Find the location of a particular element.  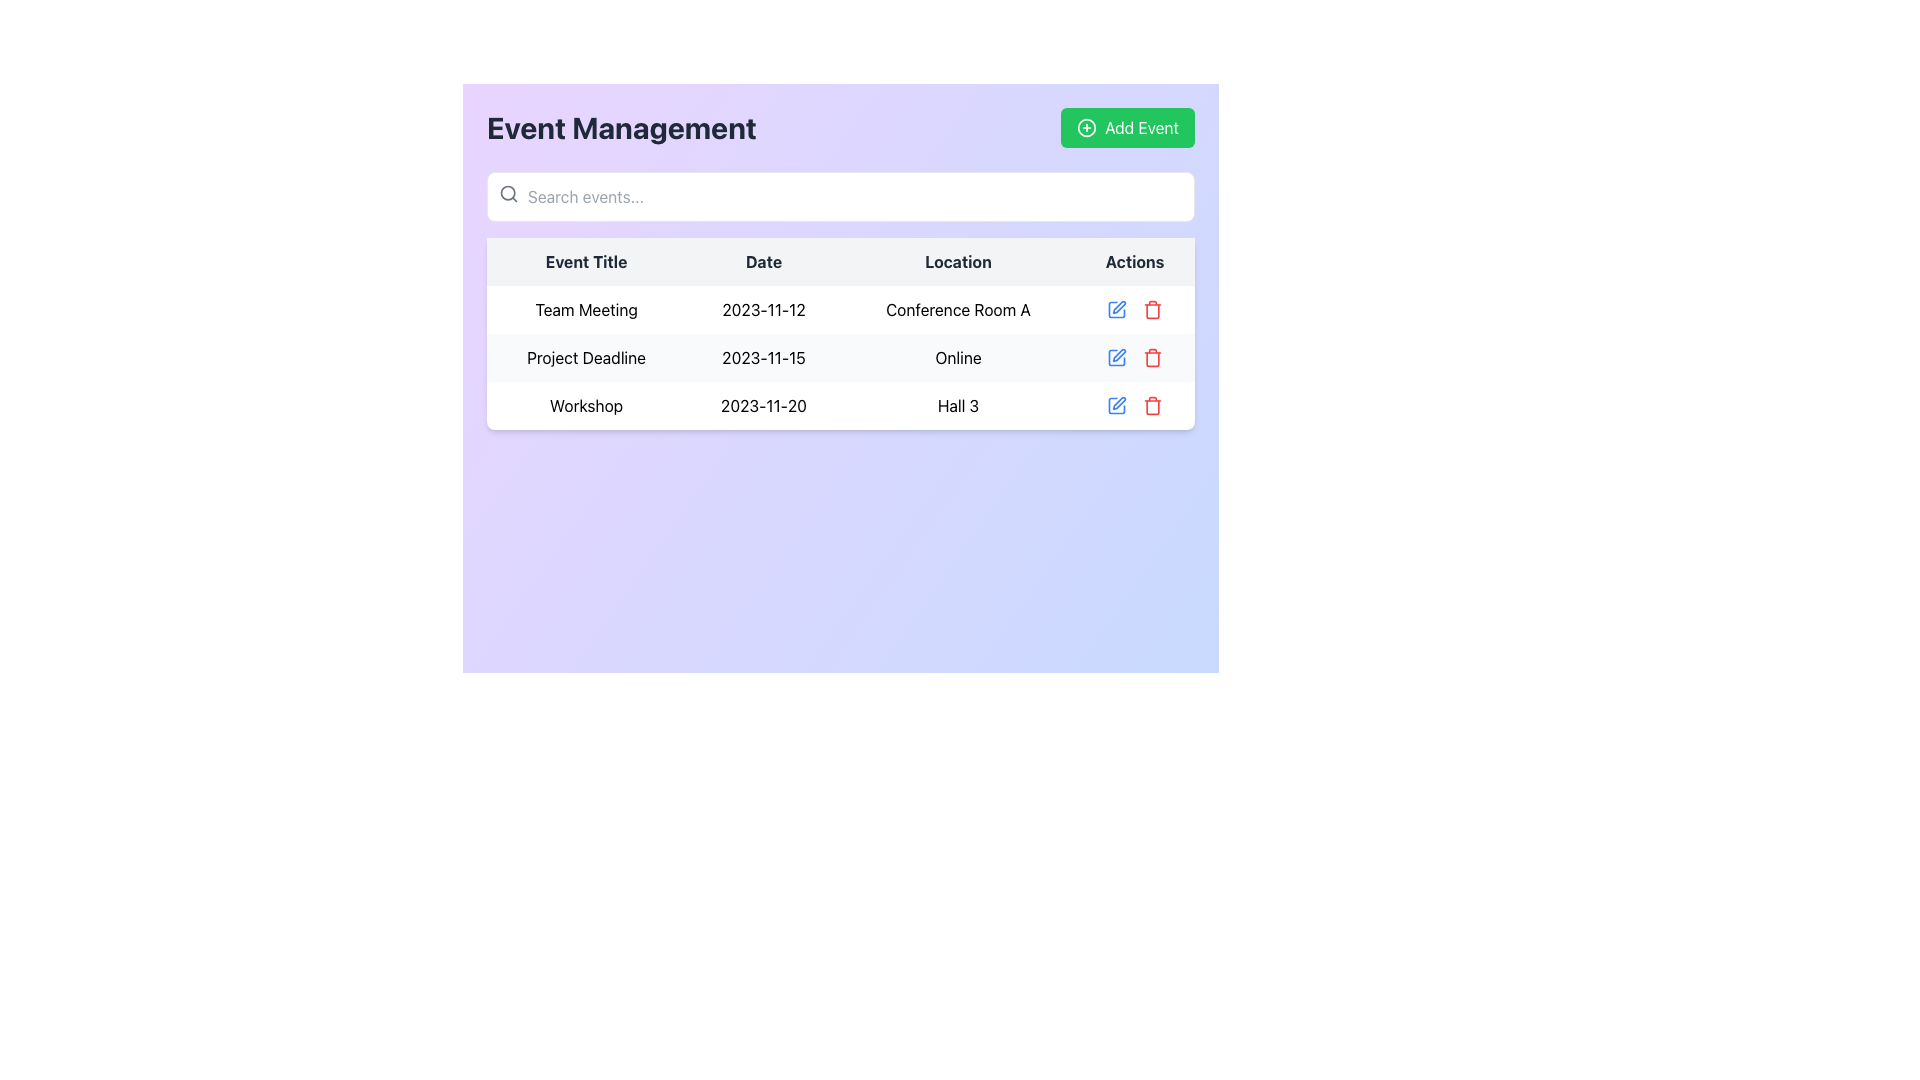

the 'Team Meeting' text label located in the 'Event Title' column of the table, which is the first entry aligned with the date '2023-11-12' and location 'Conference Room A' is located at coordinates (585, 309).